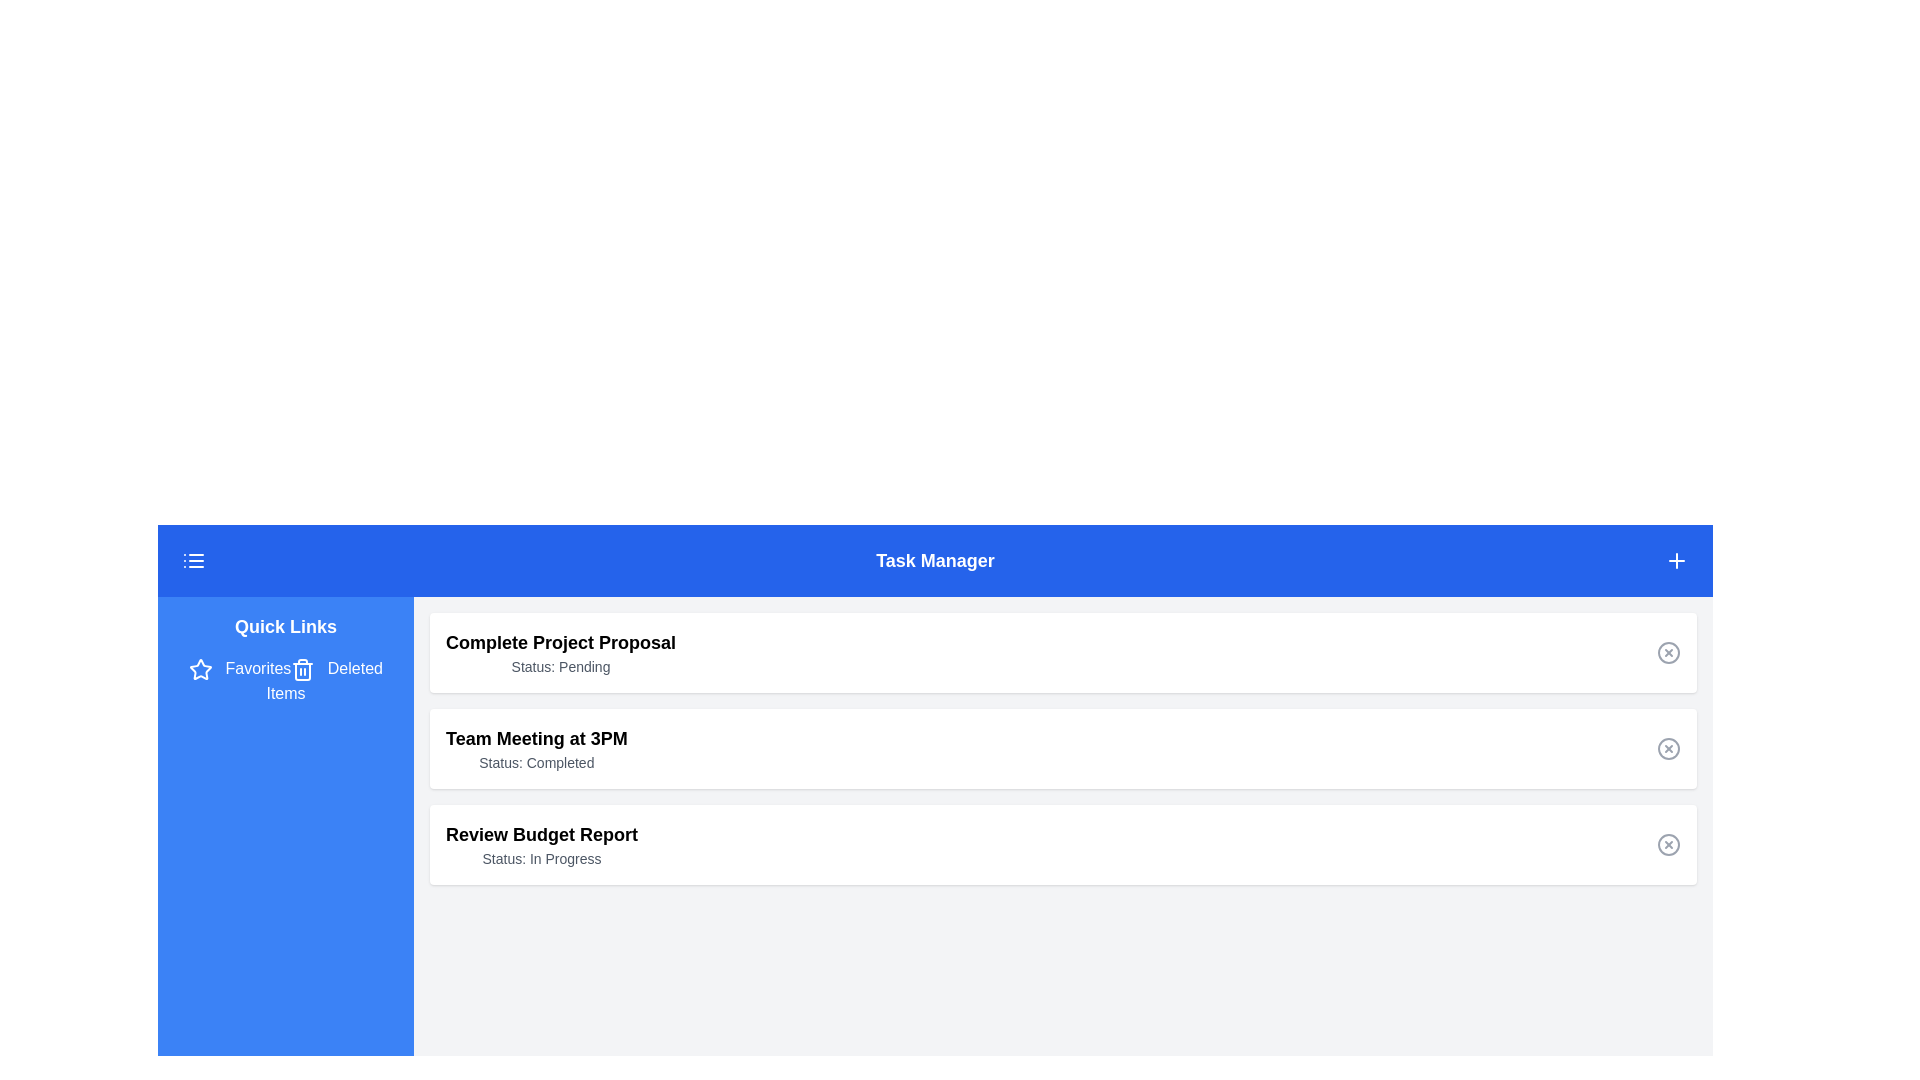 The image size is (1920, 1080). I want to click on the square button with rounded corners, blue background, and white plus icon located in the top-right corner of the 'Task Manager' blue bar, so click(1676, 560).